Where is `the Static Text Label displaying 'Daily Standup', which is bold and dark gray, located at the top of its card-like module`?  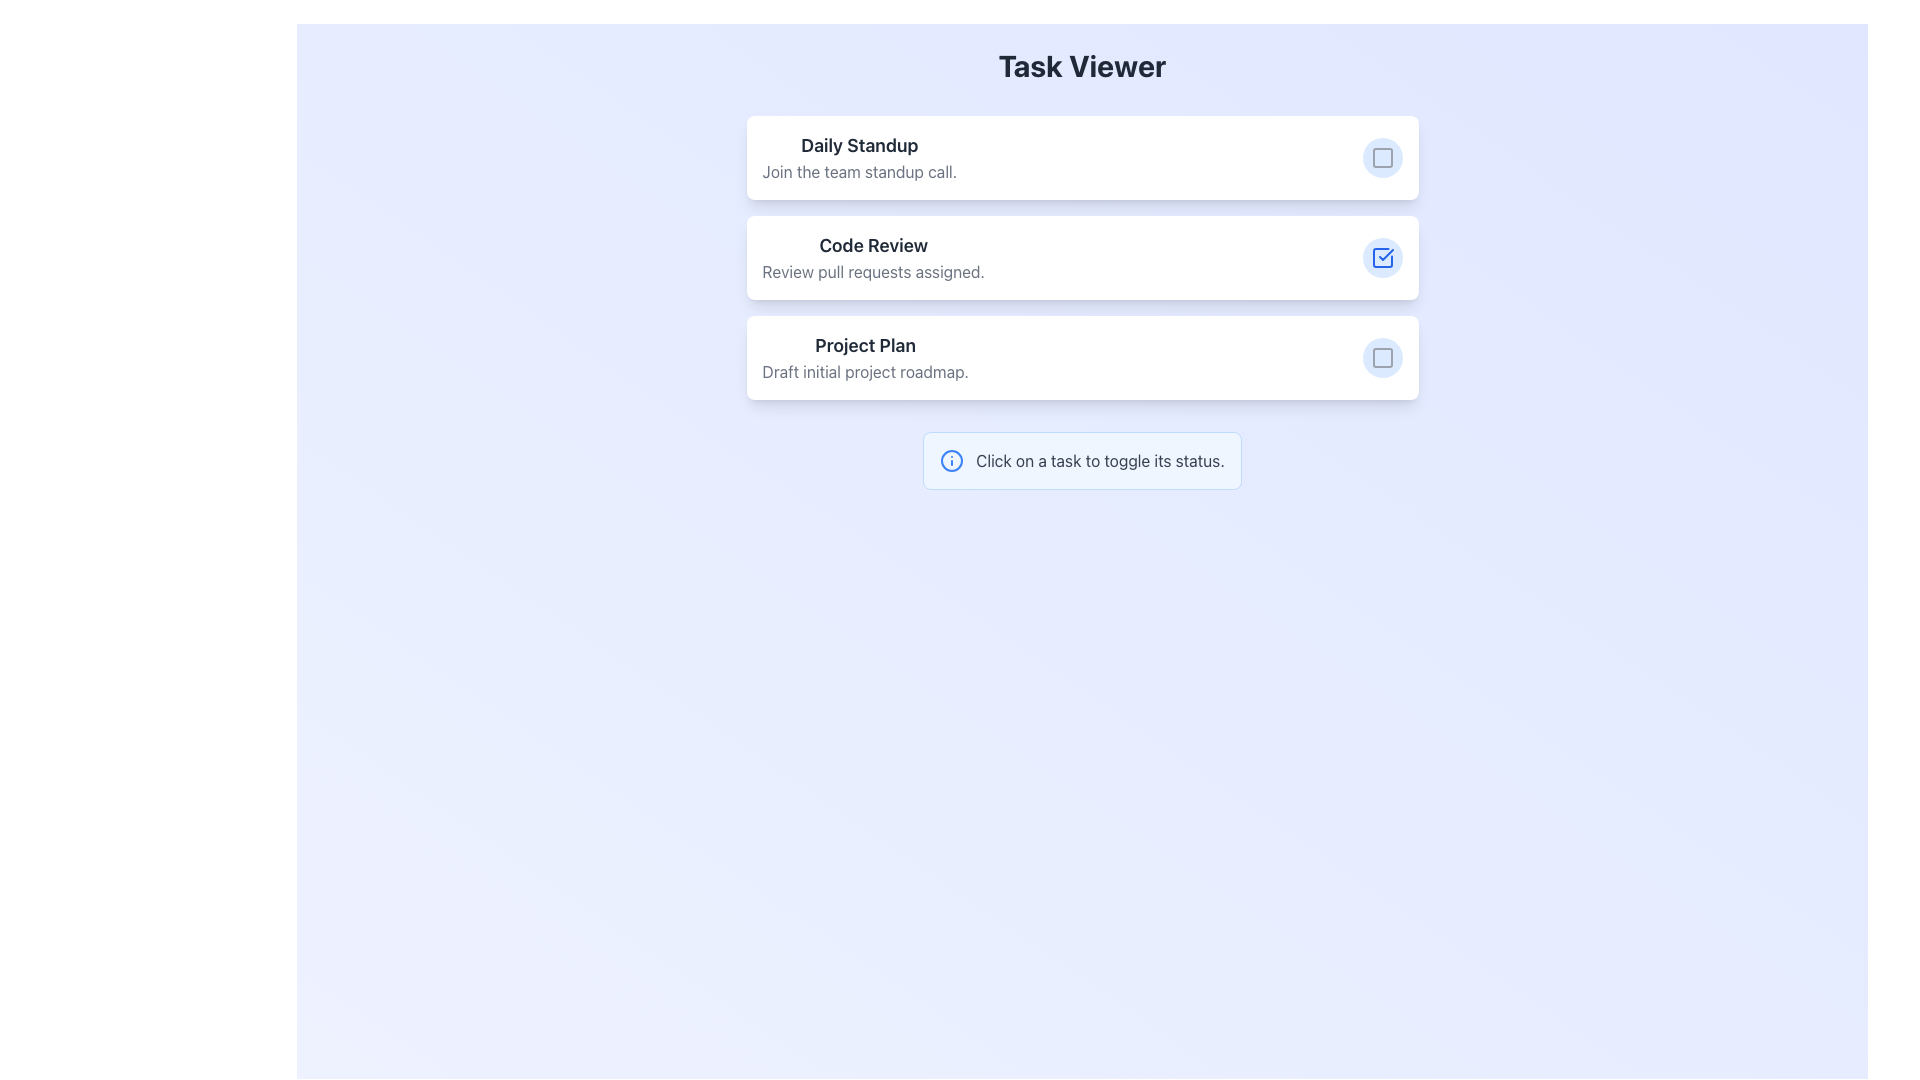
the Static Text Label displaying 'Daily Standup', which is bold and dark gray, located at the top of its card-like module is located at coordinates (859, 145).